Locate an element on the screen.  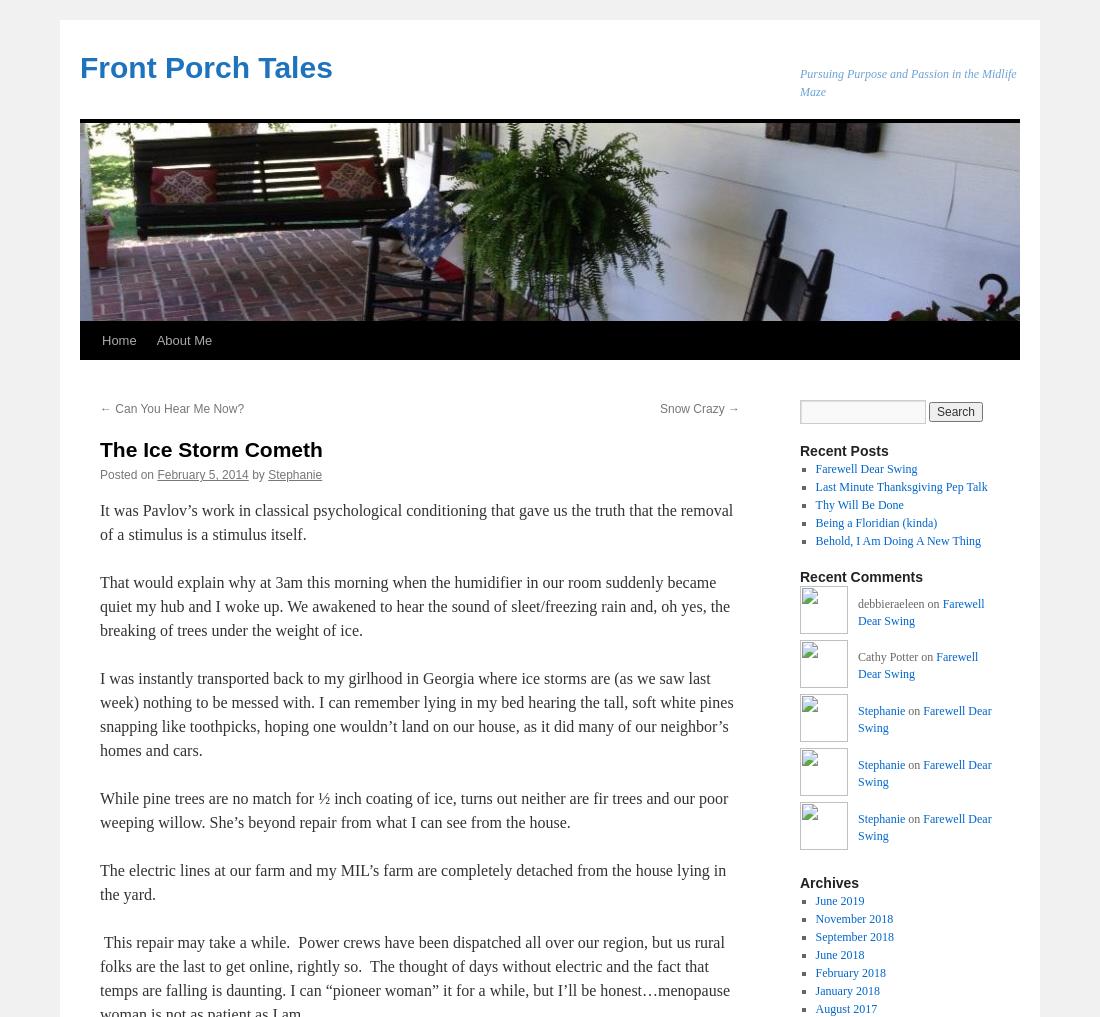
'June 2018' is located at coordinates (838, 953).